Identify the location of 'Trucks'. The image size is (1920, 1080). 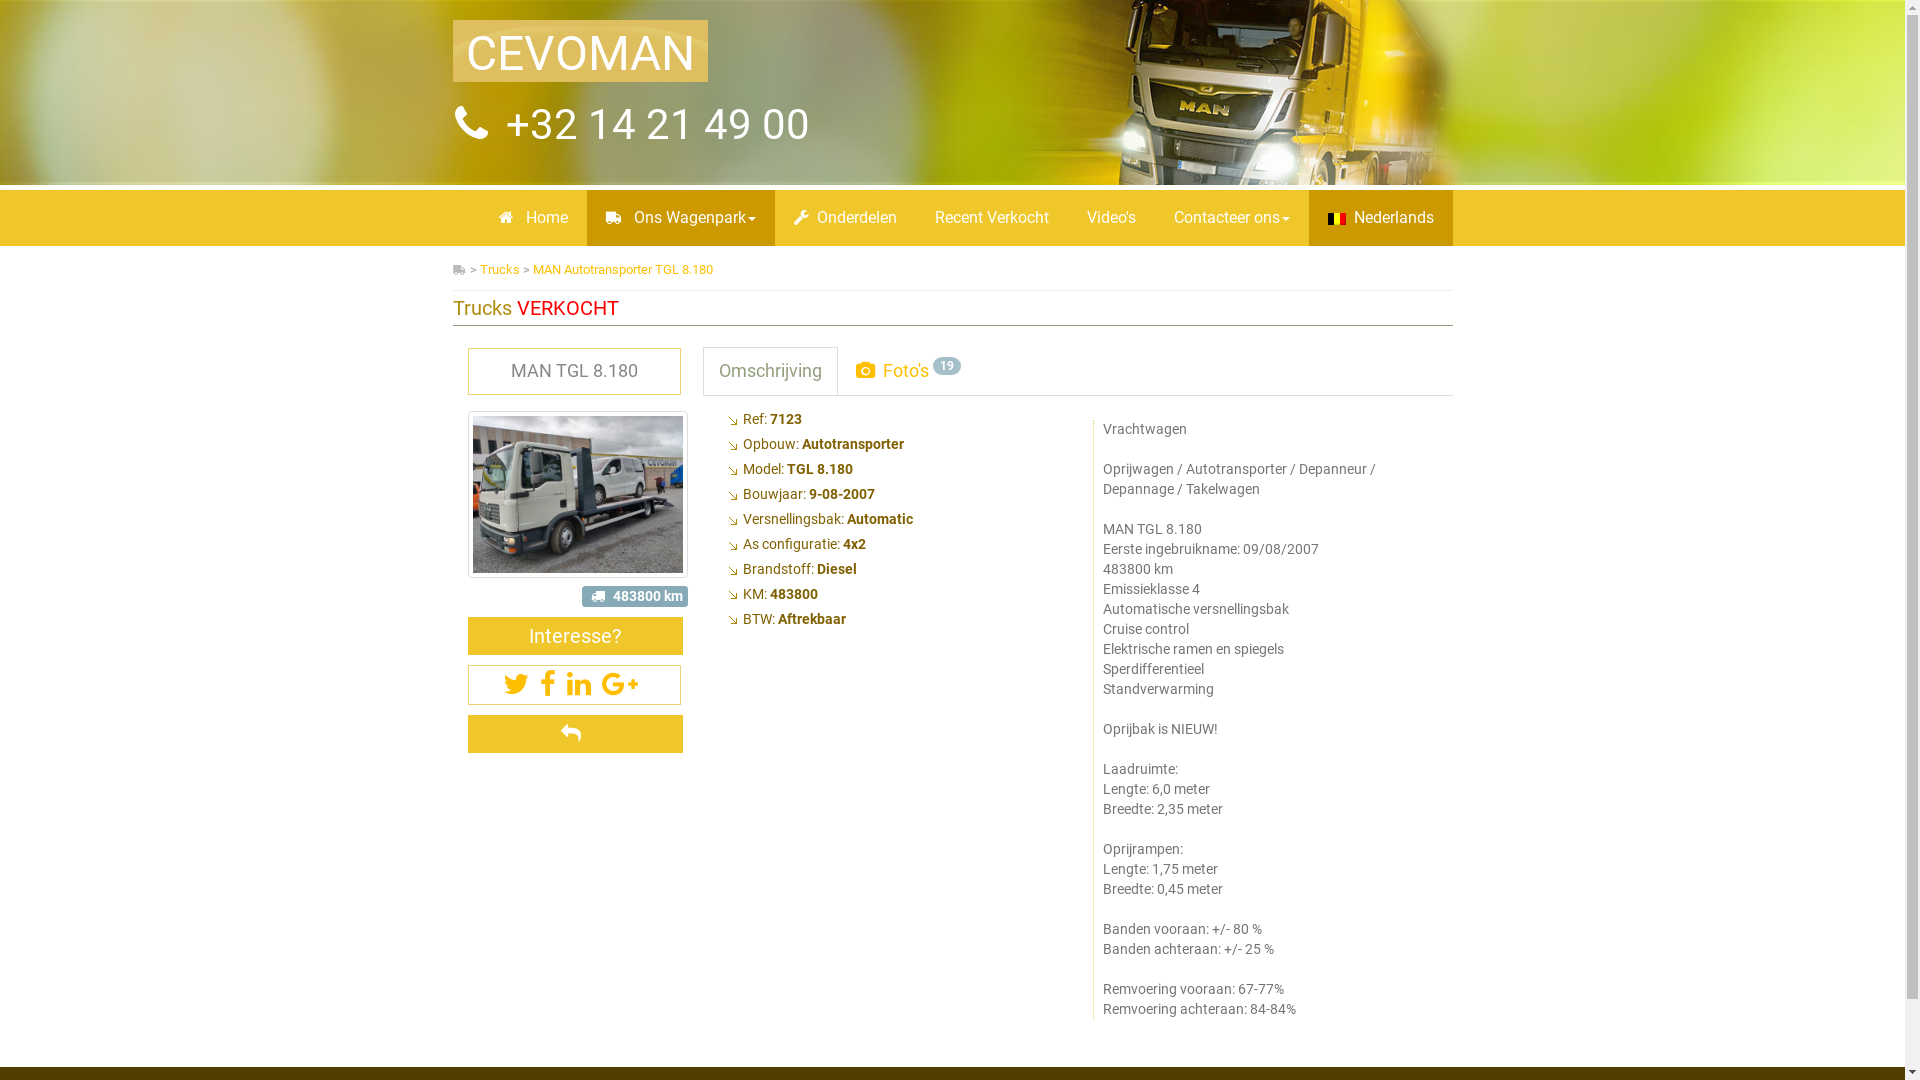
(480, 268).